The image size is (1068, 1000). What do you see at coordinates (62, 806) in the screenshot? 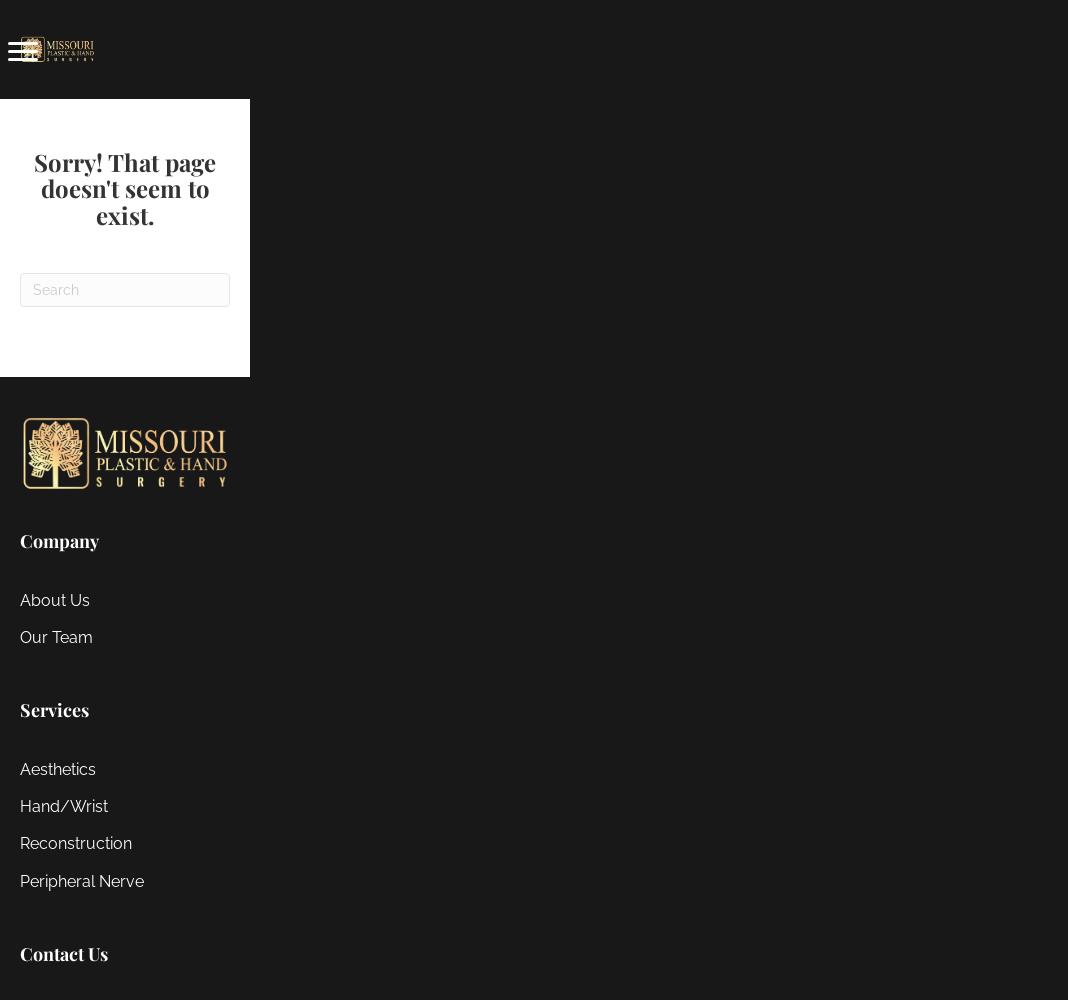
I see `'Hand/Wrist'` at bounding box center [62, 806].